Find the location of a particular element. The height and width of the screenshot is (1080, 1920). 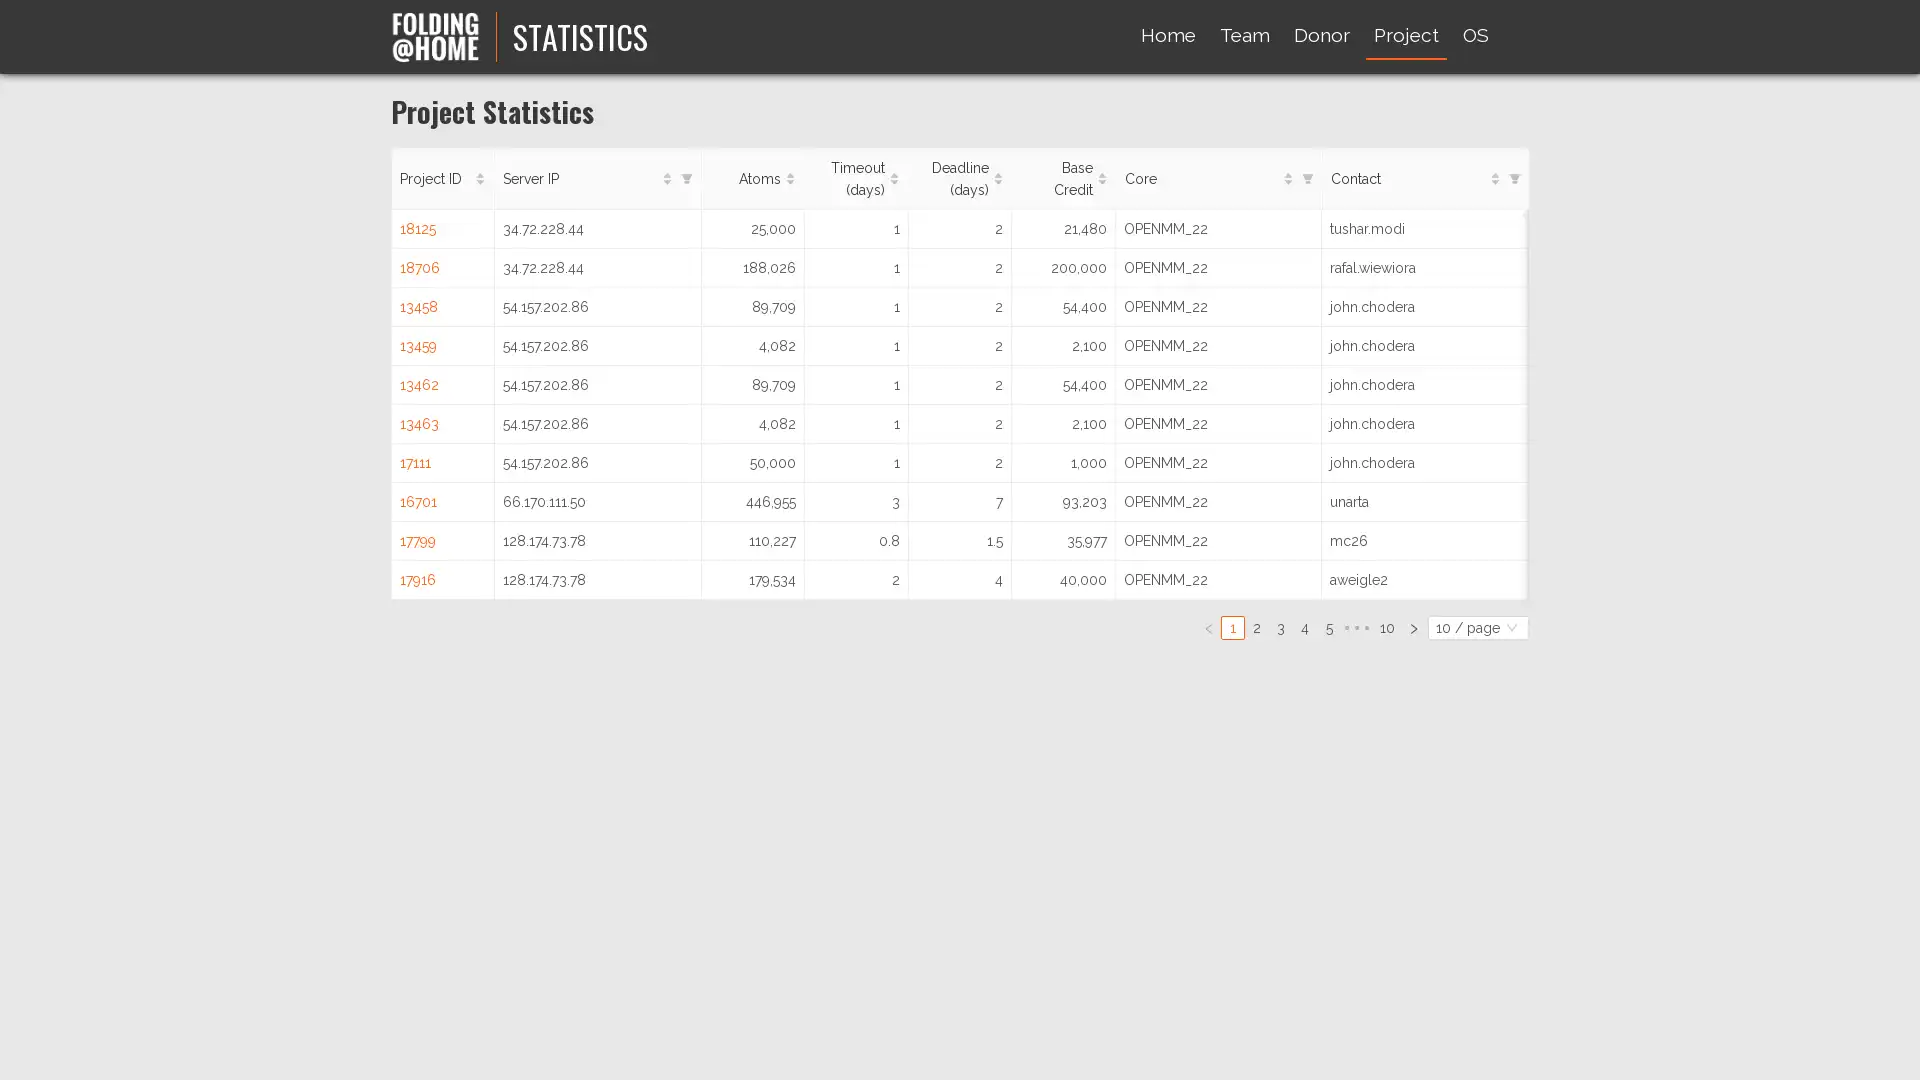

filter is located at coordinates (686, 177).